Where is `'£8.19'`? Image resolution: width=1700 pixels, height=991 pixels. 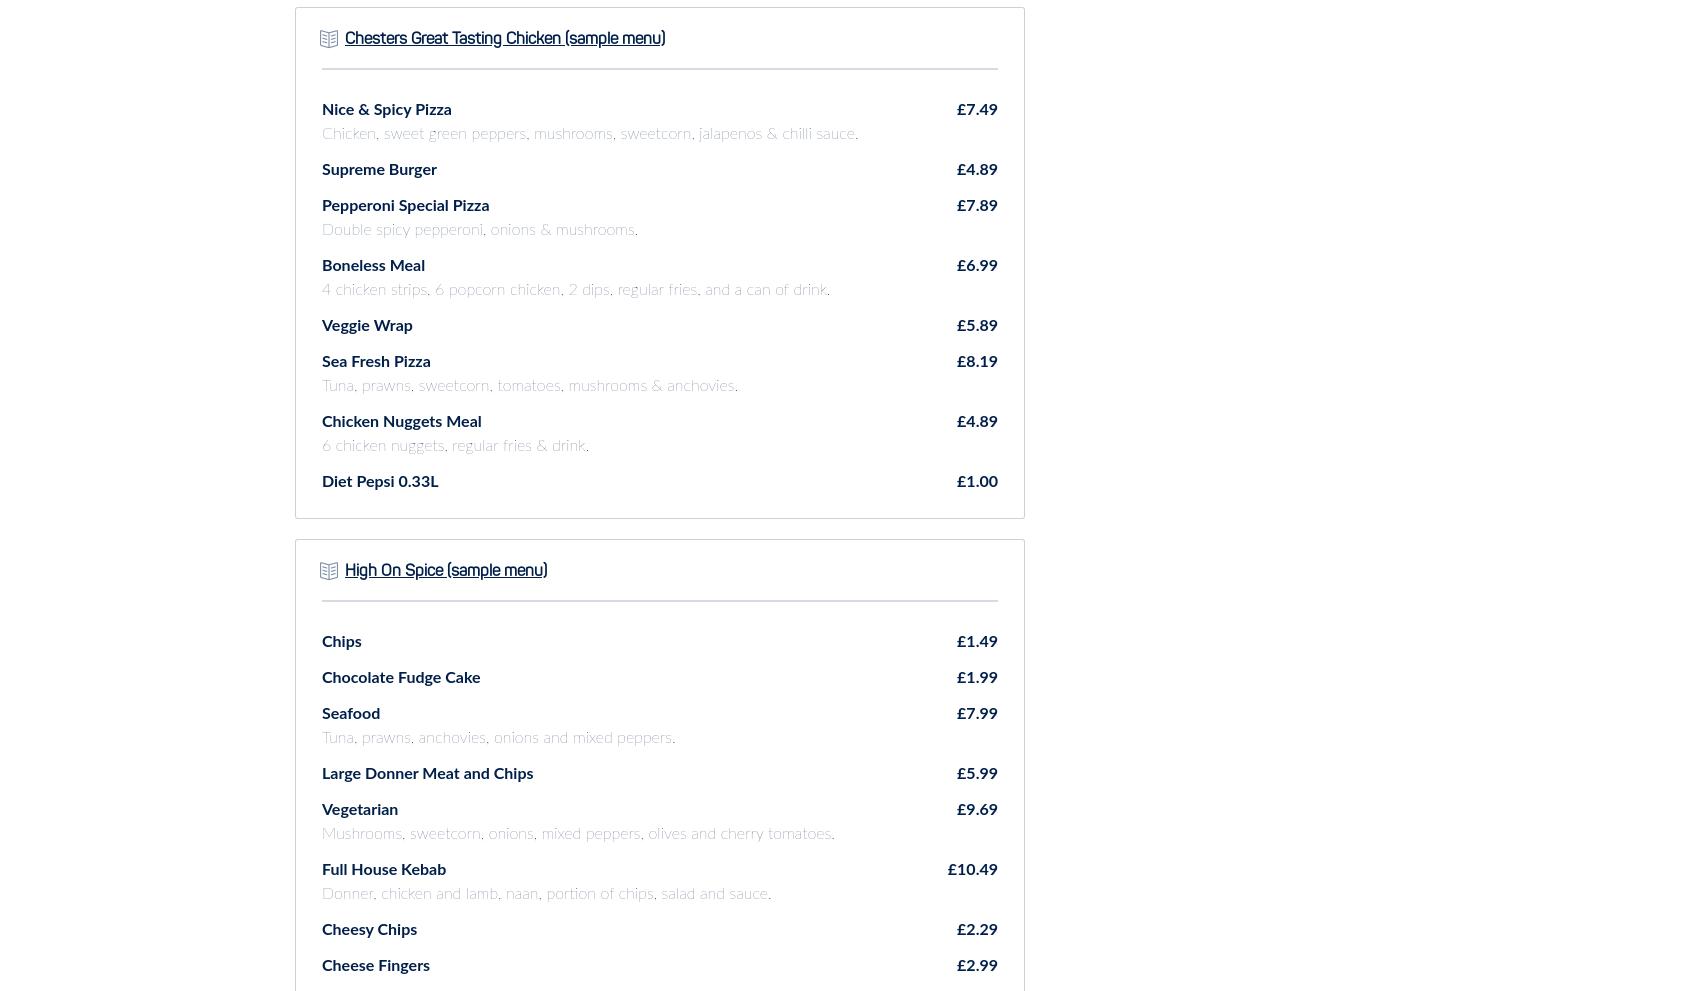
'£8.19' is located at coordinates (976, 360).